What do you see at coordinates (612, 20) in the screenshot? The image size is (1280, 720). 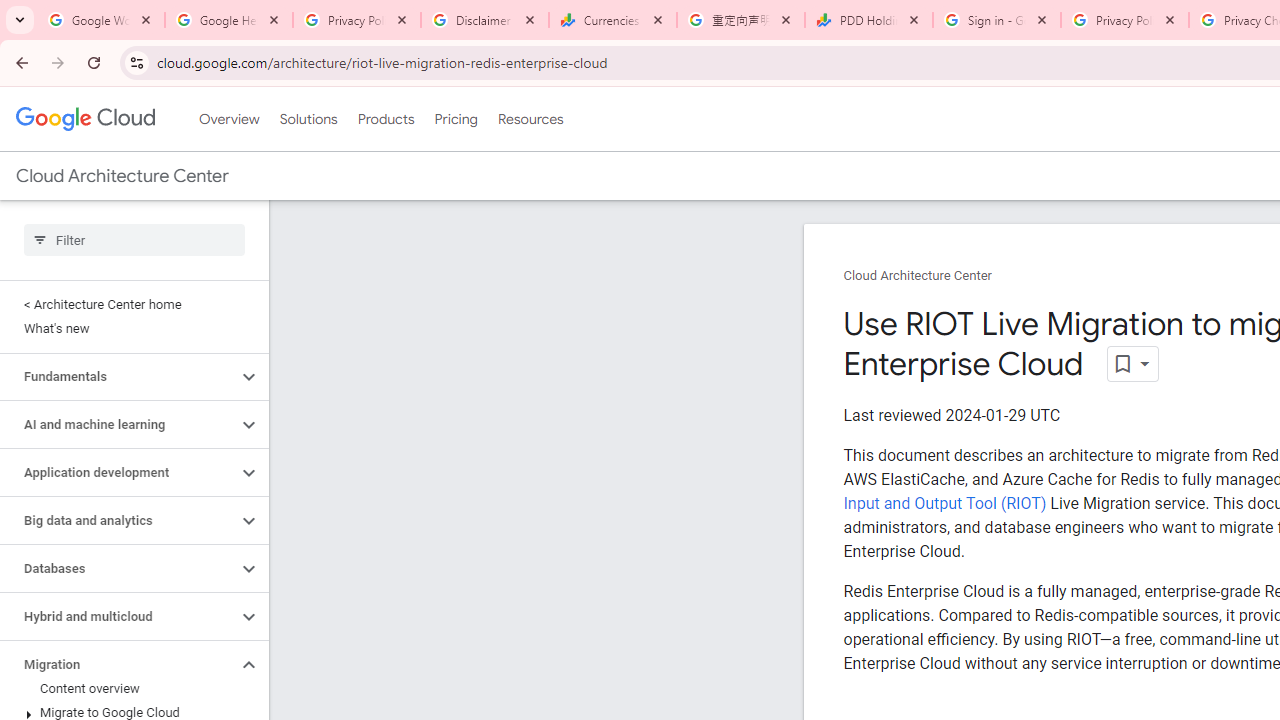 I see `'Currencies - Google Finance'` at bounding box center [612, 20].